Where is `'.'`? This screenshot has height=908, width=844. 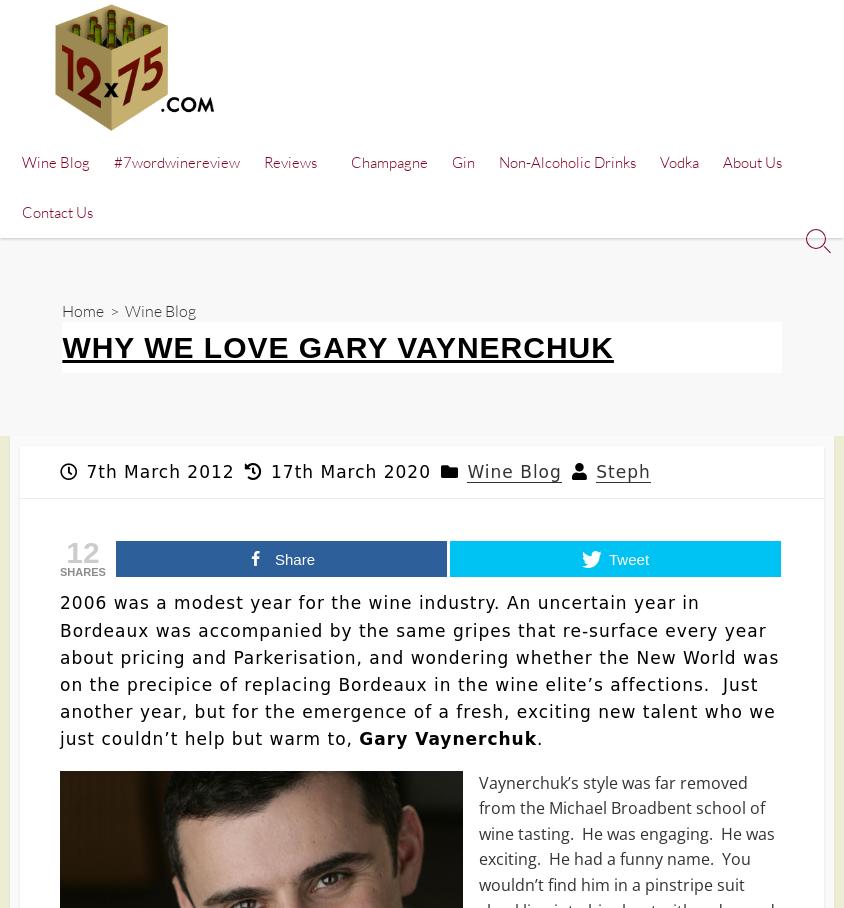 '.' is located at coordinates (539, 739).